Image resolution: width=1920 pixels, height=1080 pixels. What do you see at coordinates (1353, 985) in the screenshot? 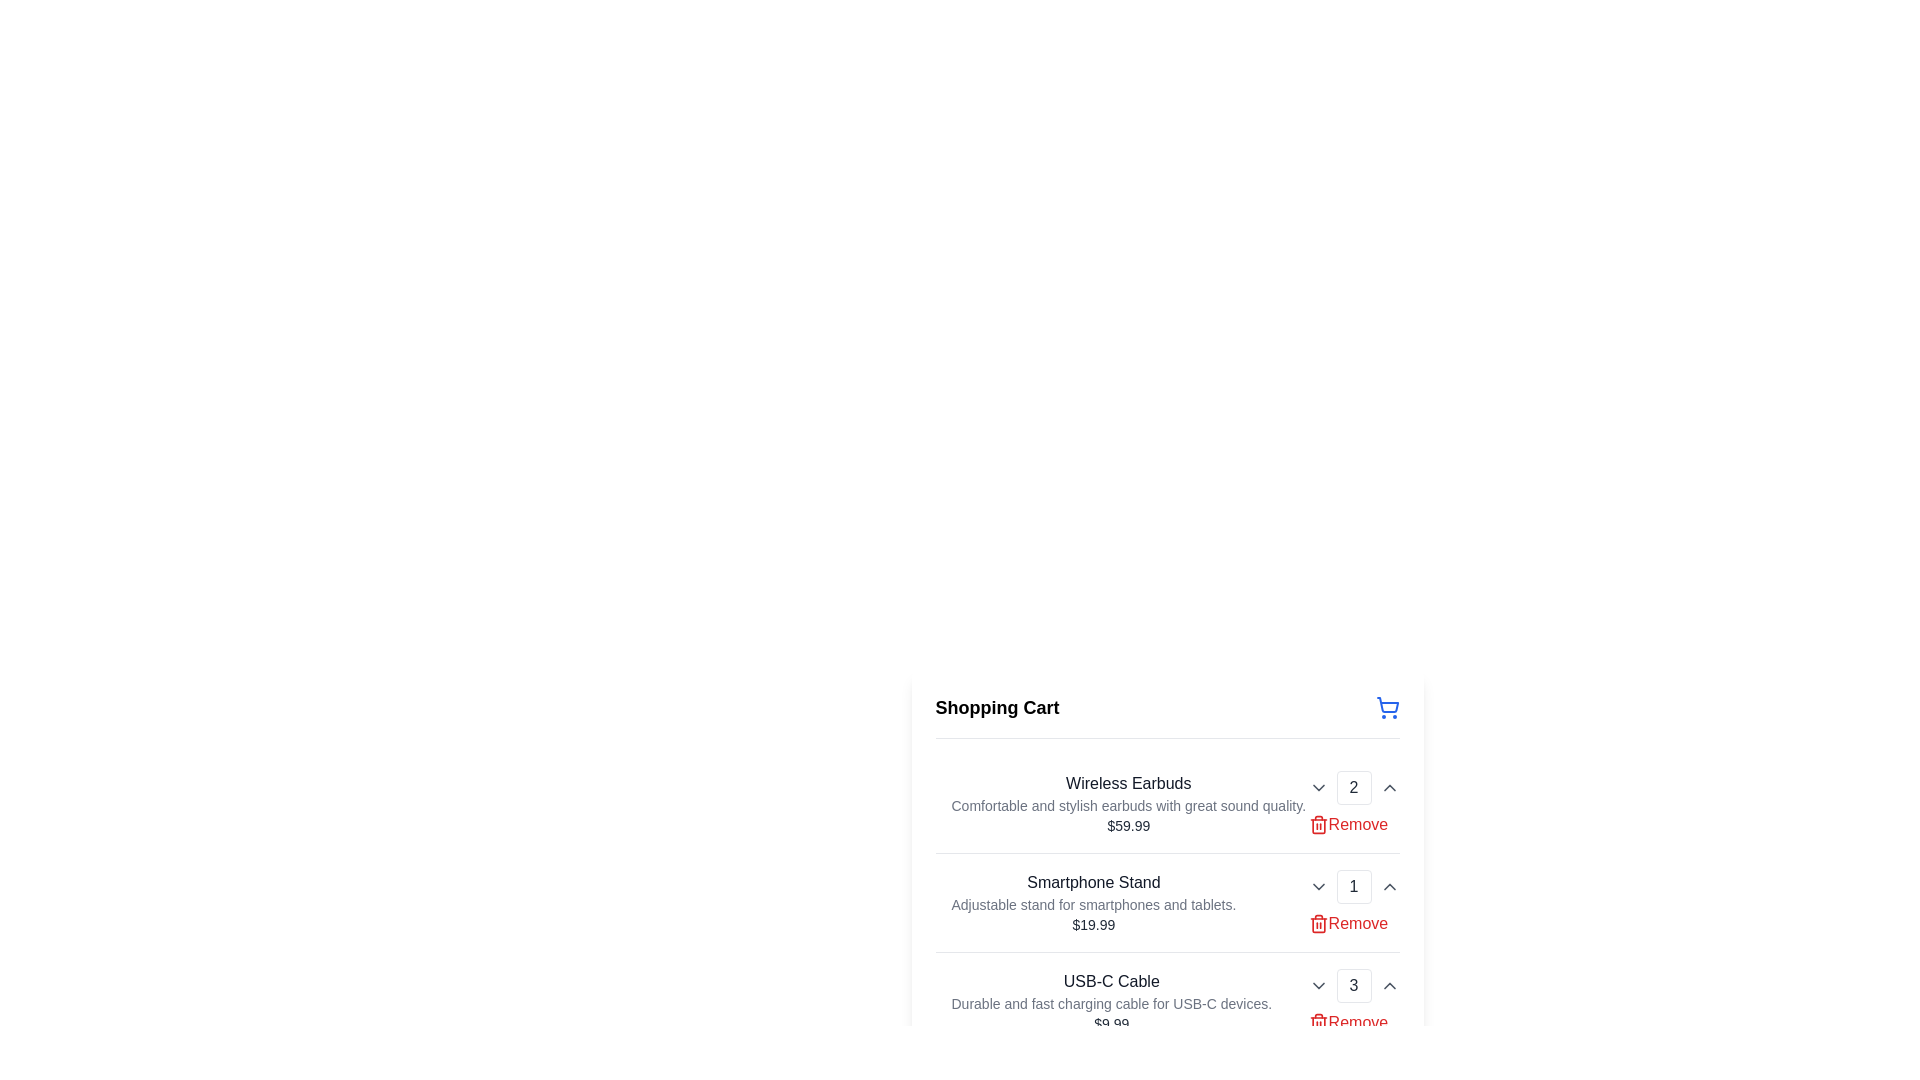
I see `the number '3' from the bordered numeric data box with a thin gray border and rounded corners` at bounding box center [1353, 985].